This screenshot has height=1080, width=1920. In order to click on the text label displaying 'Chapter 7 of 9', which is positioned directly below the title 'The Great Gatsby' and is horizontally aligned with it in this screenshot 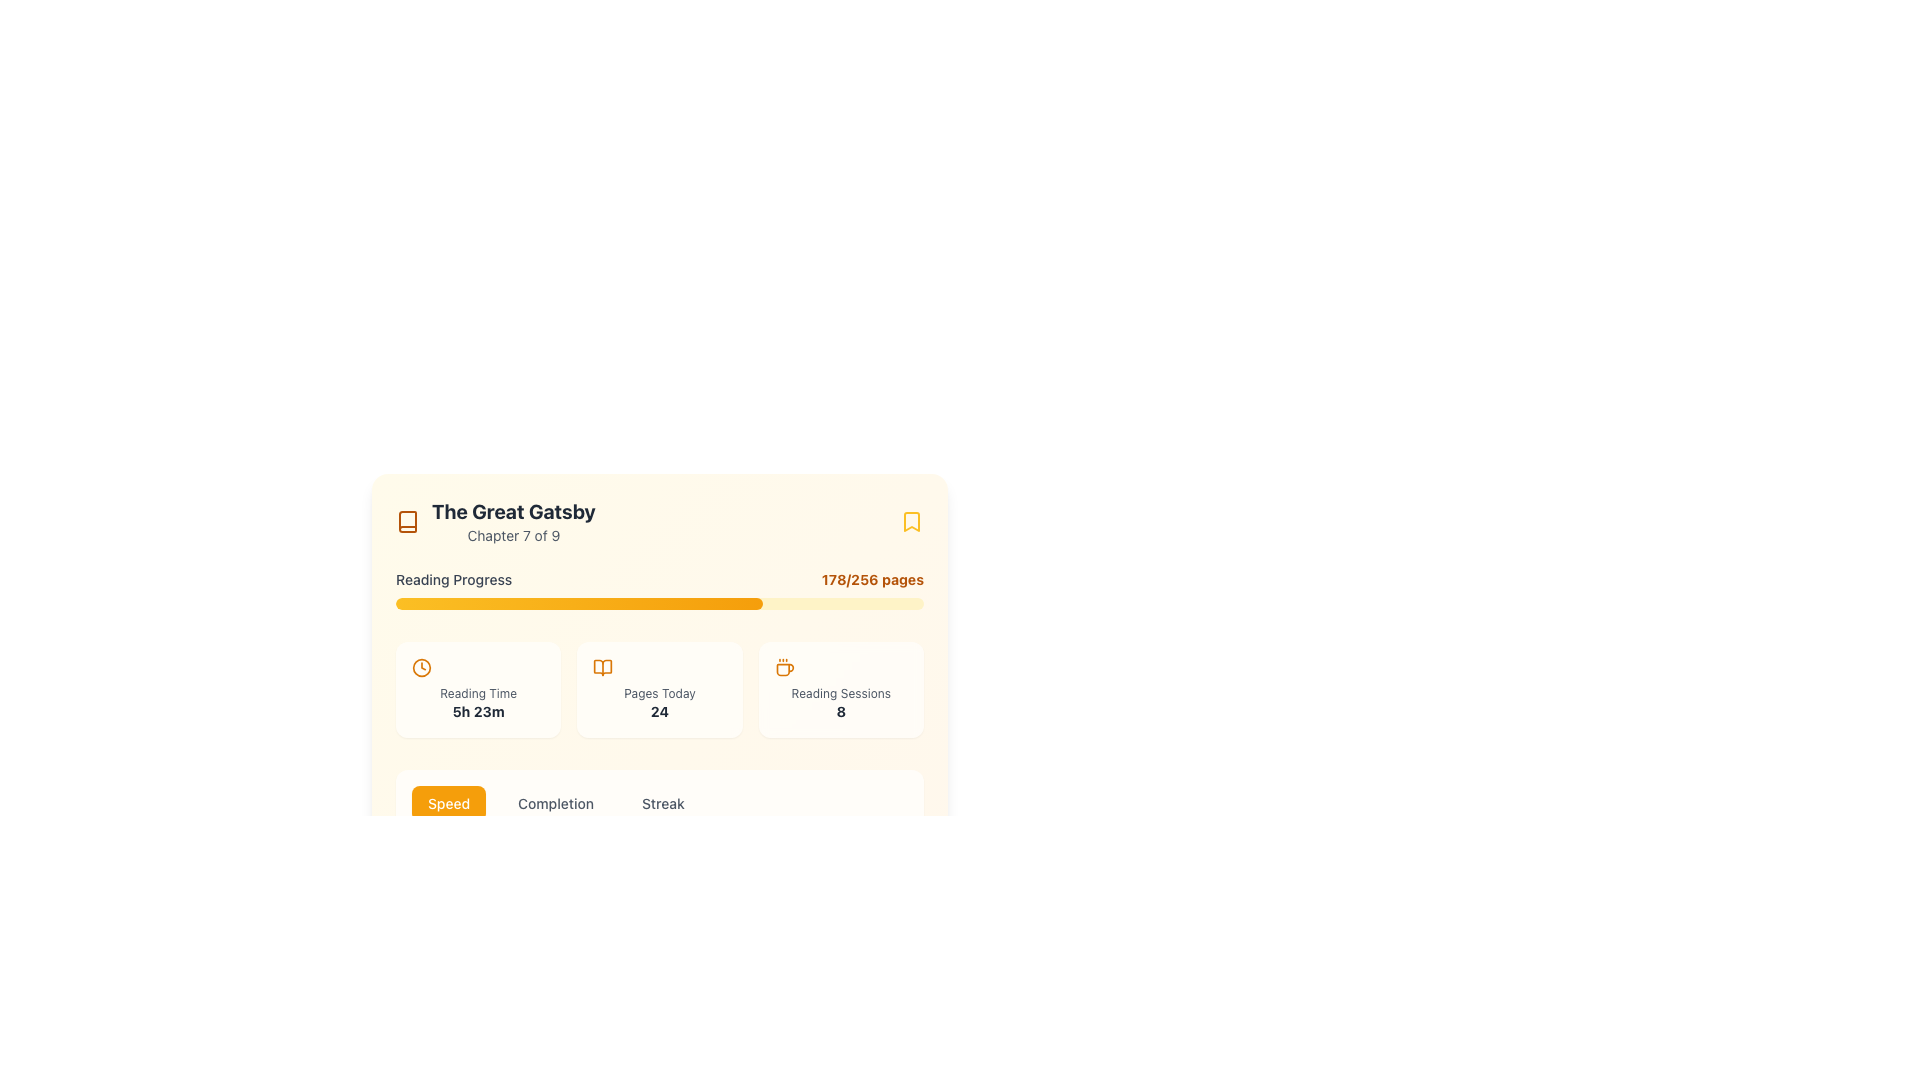, I will do `click(513, 535)`.